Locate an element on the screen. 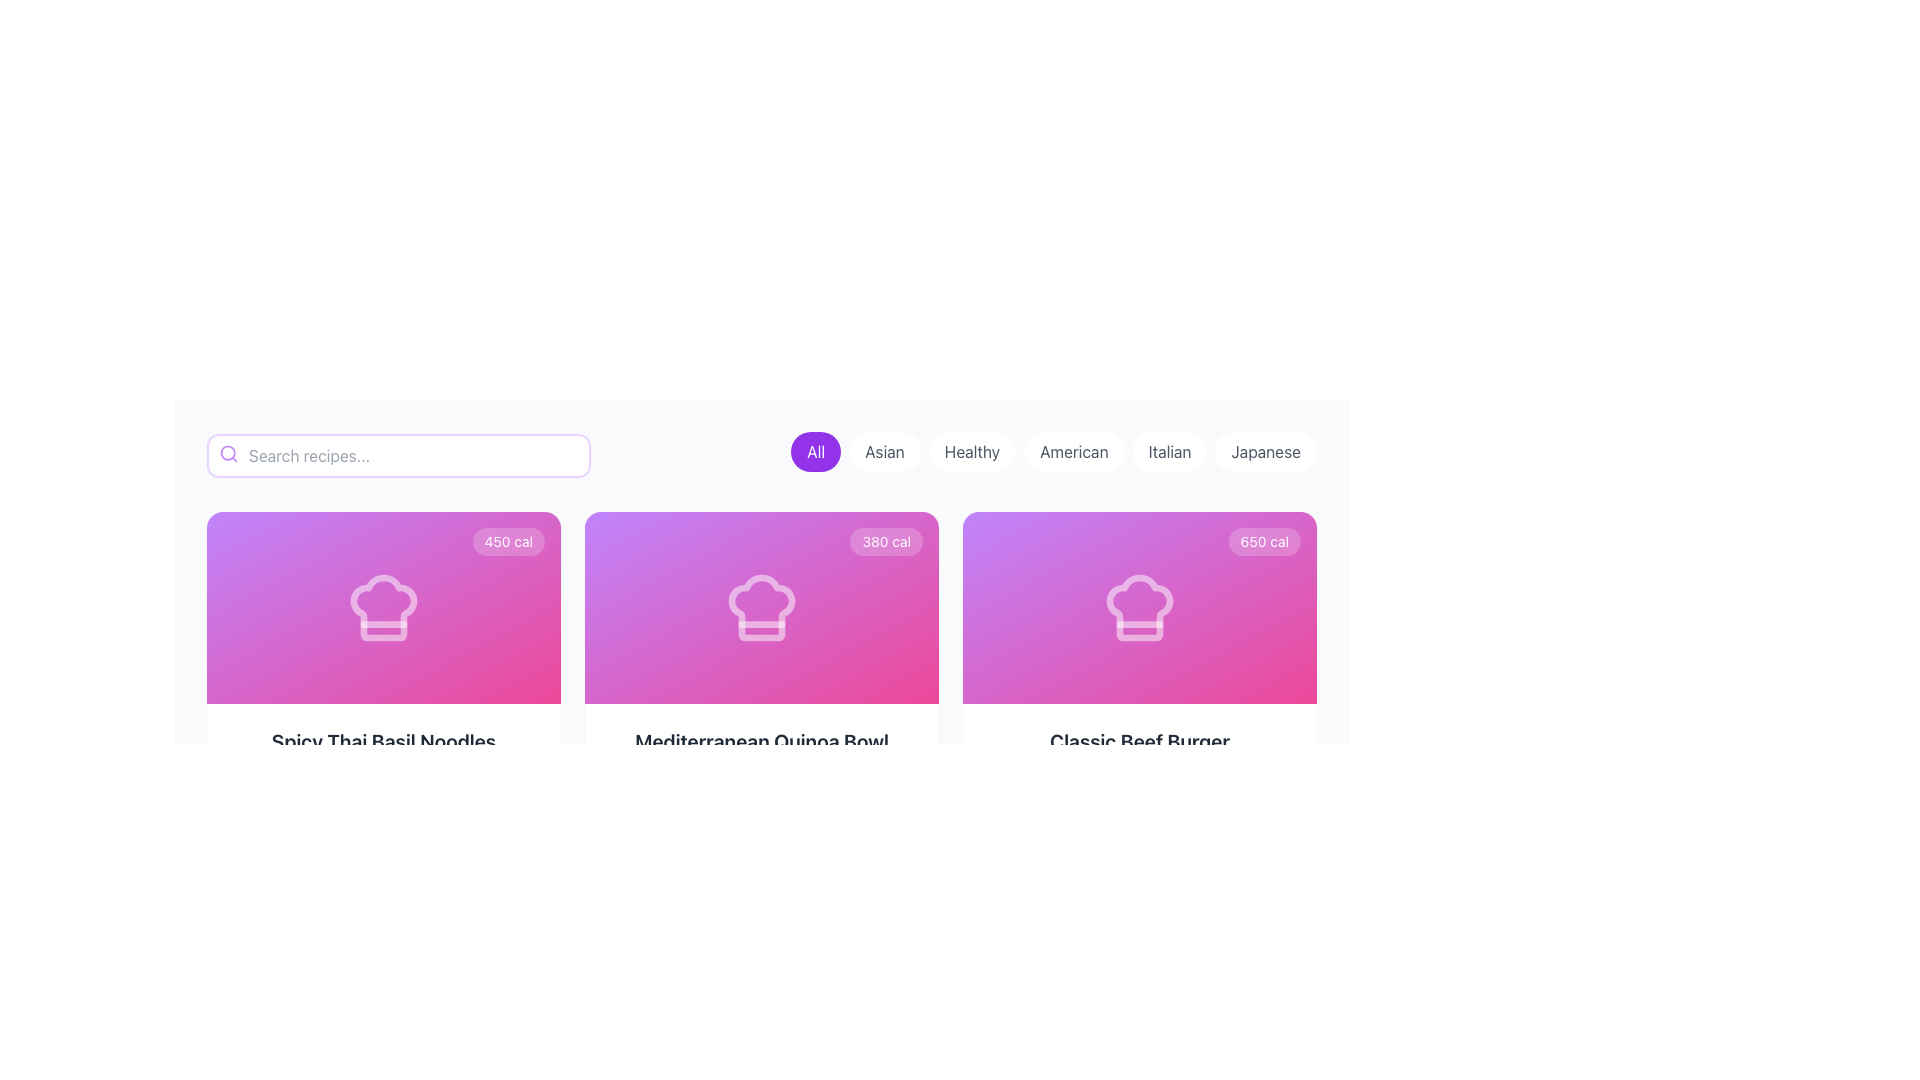 Image resolution: width=1920 pixels, height=1080 pixels. the informational label displaying '650 cal' located at the top-right corner of the card with a gradient background, positioned above the chef hat icon is located at coordinates (1263, 542).